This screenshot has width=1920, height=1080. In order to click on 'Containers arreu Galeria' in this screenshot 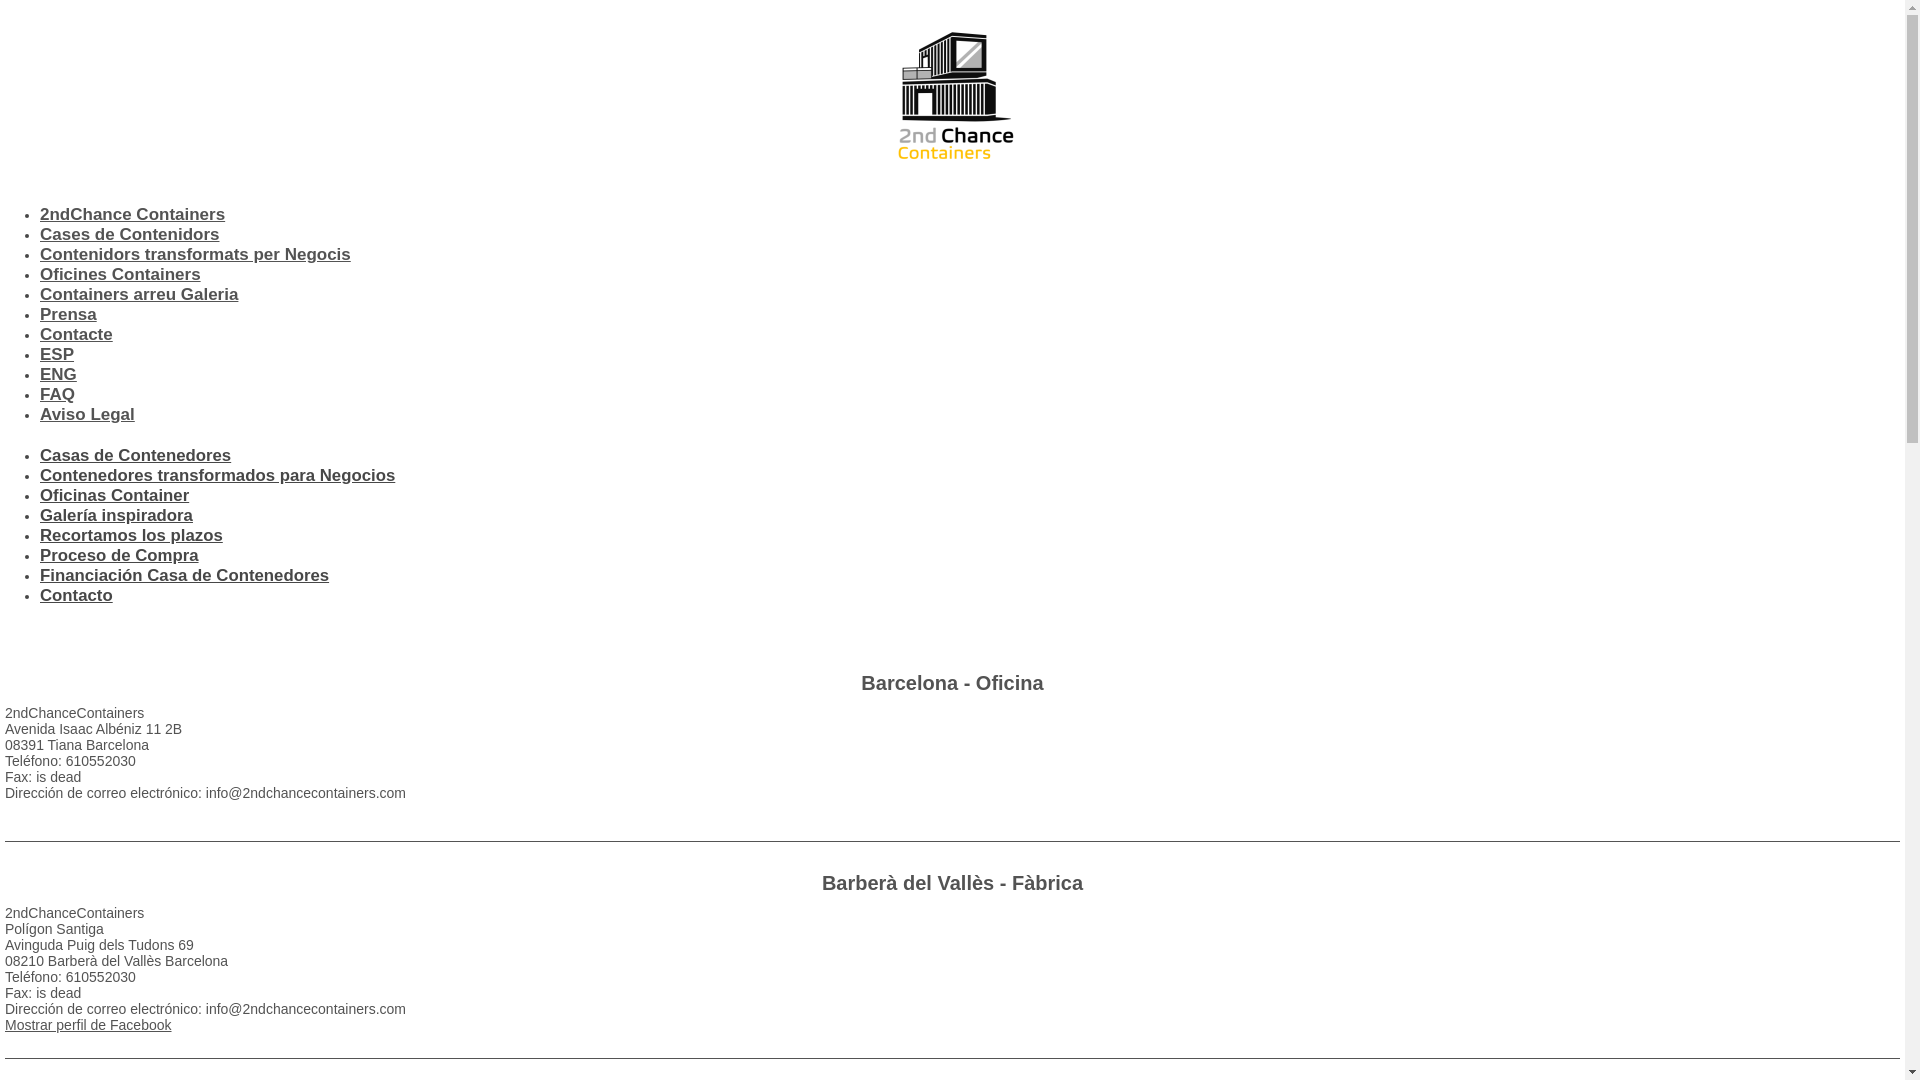, I will do `click(138, 294)`.